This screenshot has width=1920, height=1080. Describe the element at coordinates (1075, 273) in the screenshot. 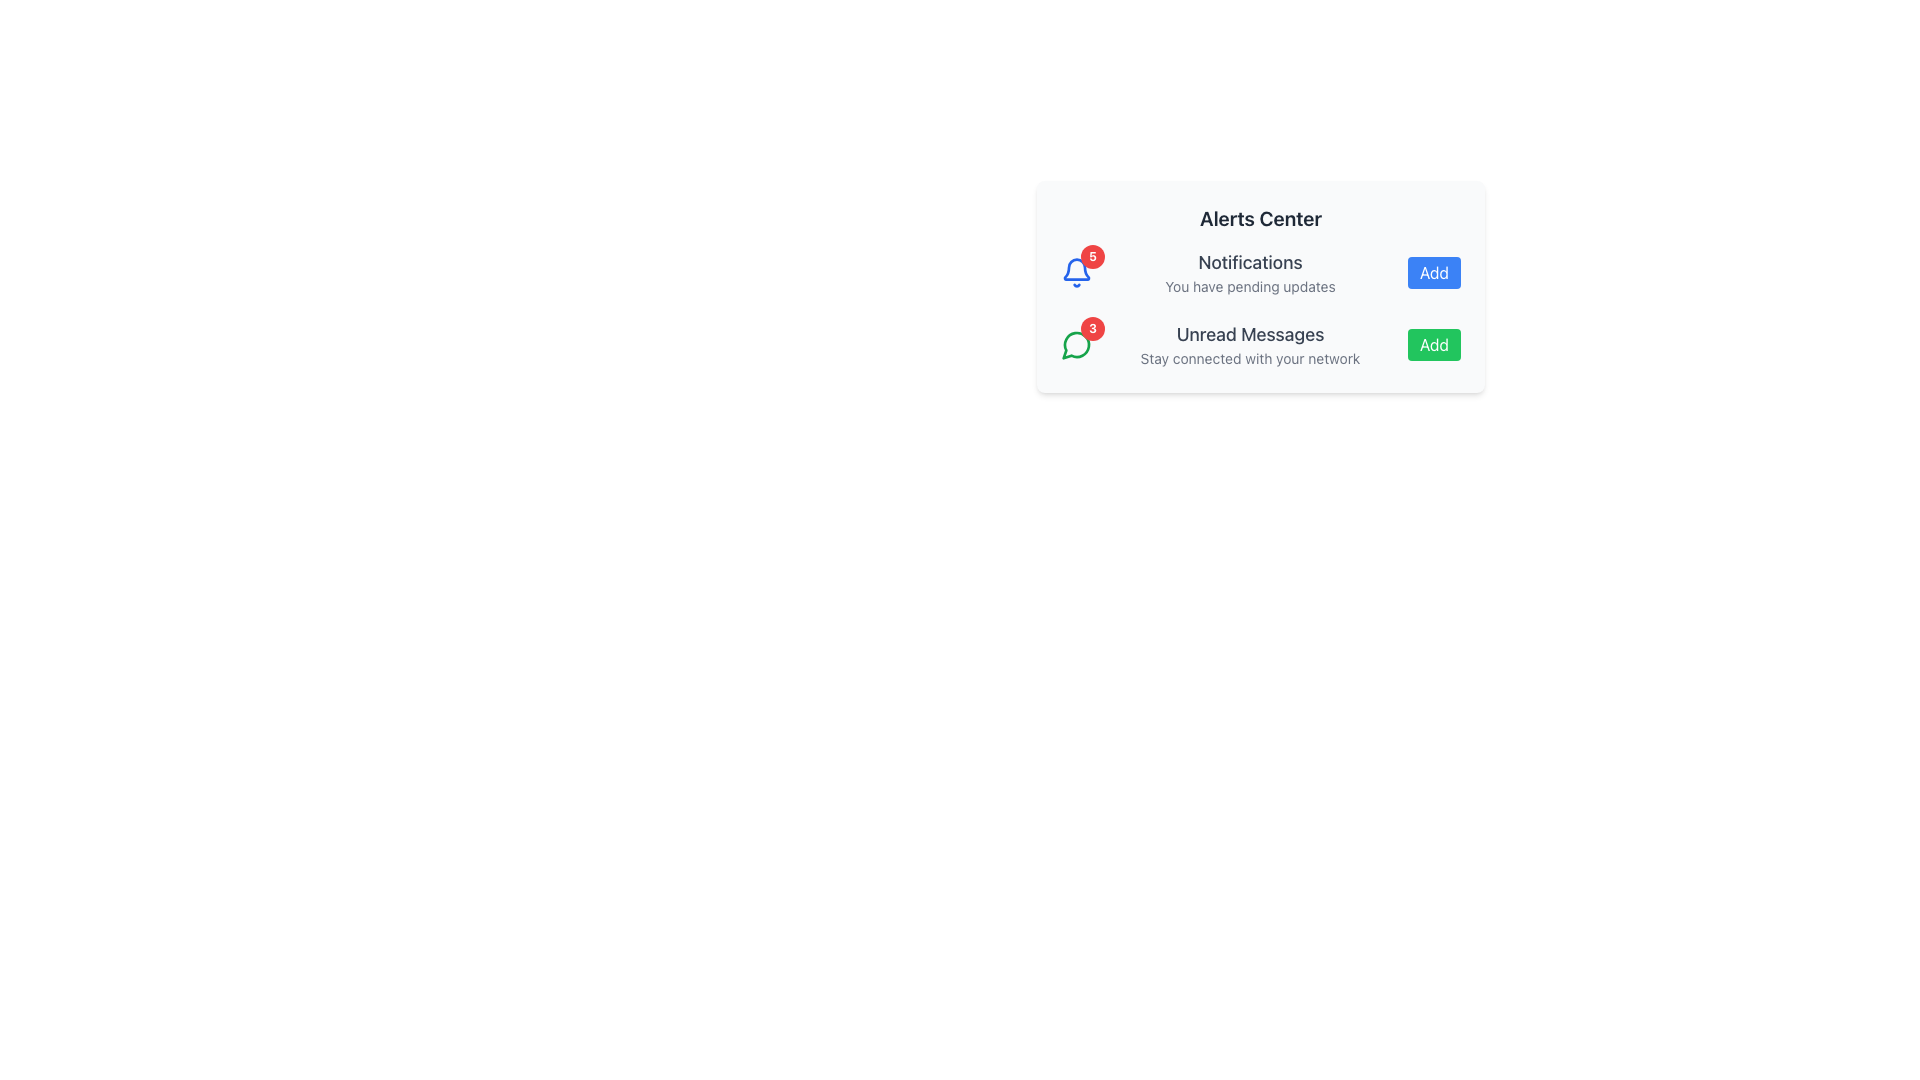

I see `the Notification Icon with Badge, which is a bell-shaped icon with a blue outline and a badge showing the number '5', located in the Notifications section` at that location.